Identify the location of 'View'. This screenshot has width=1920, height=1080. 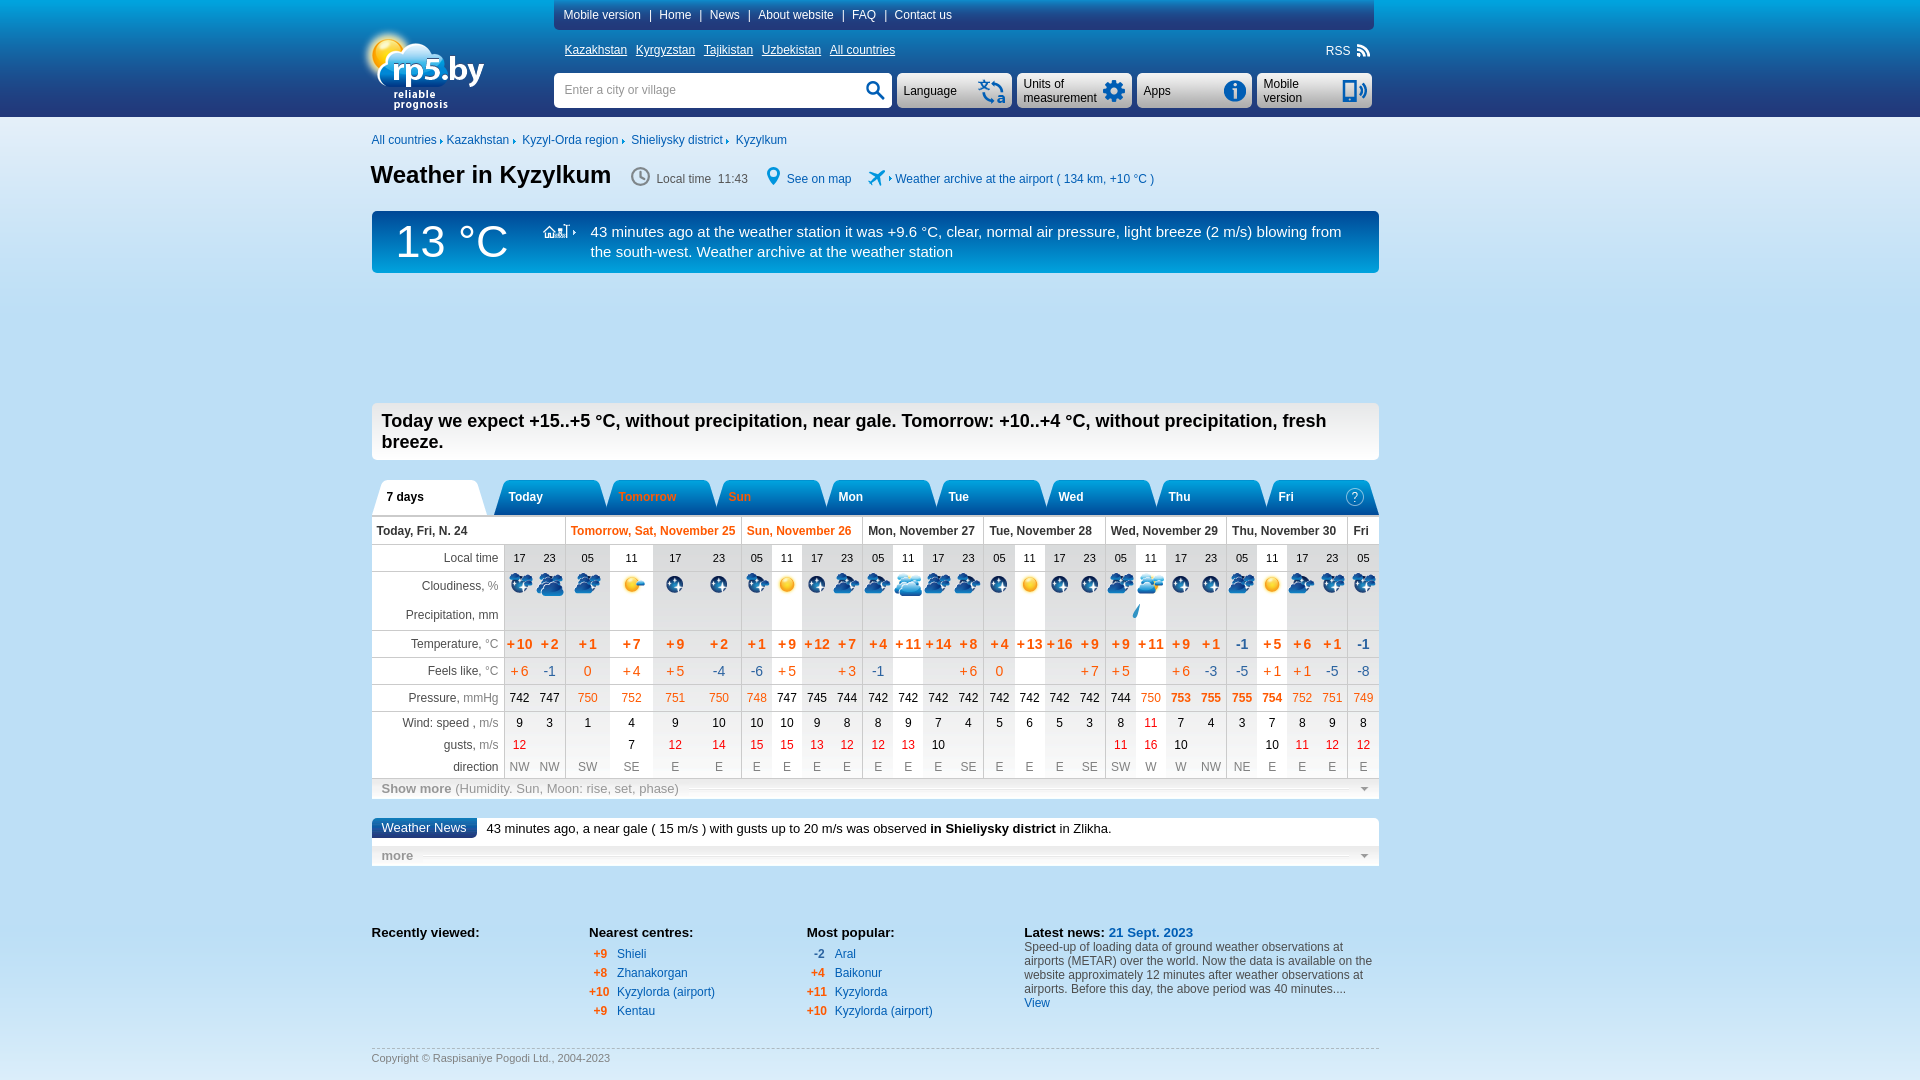
(1036, 1002).